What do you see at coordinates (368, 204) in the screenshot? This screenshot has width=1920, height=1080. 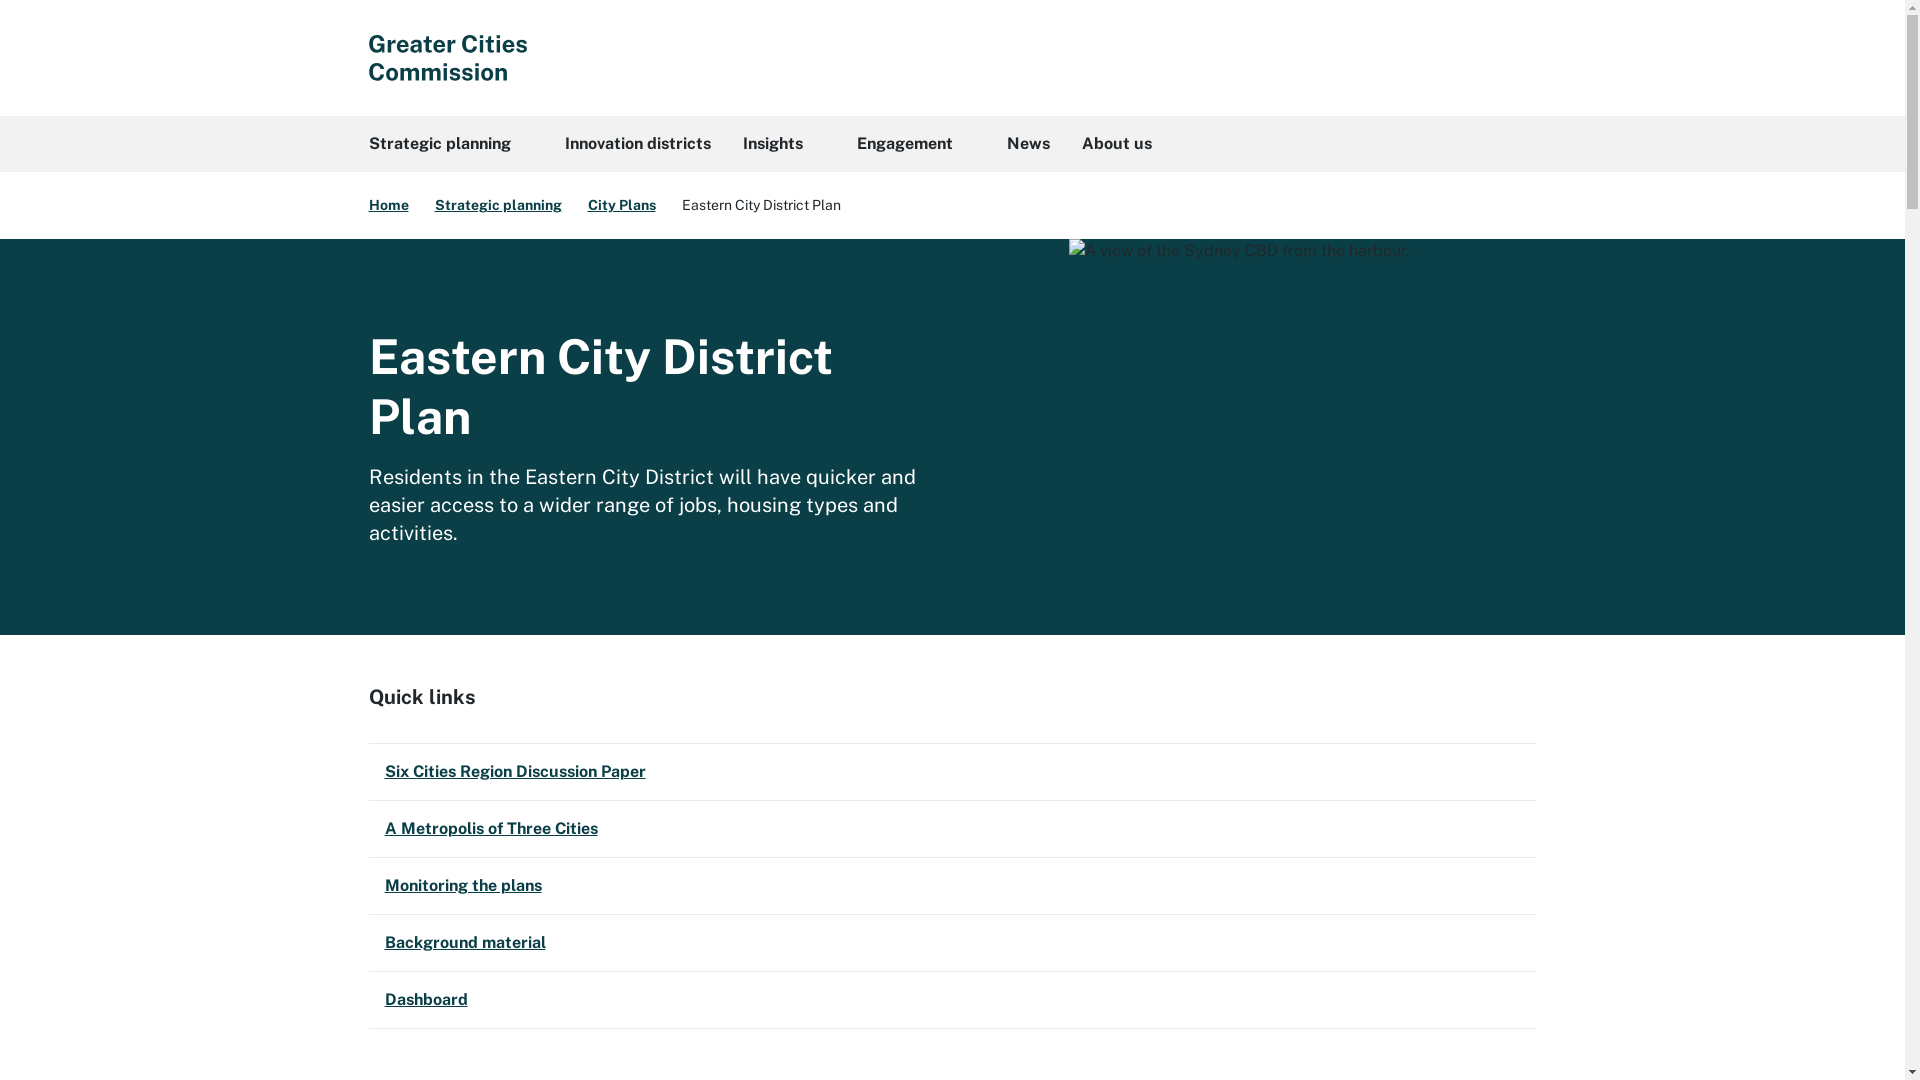 I see `'Home'` at bounding box center [368, 204].